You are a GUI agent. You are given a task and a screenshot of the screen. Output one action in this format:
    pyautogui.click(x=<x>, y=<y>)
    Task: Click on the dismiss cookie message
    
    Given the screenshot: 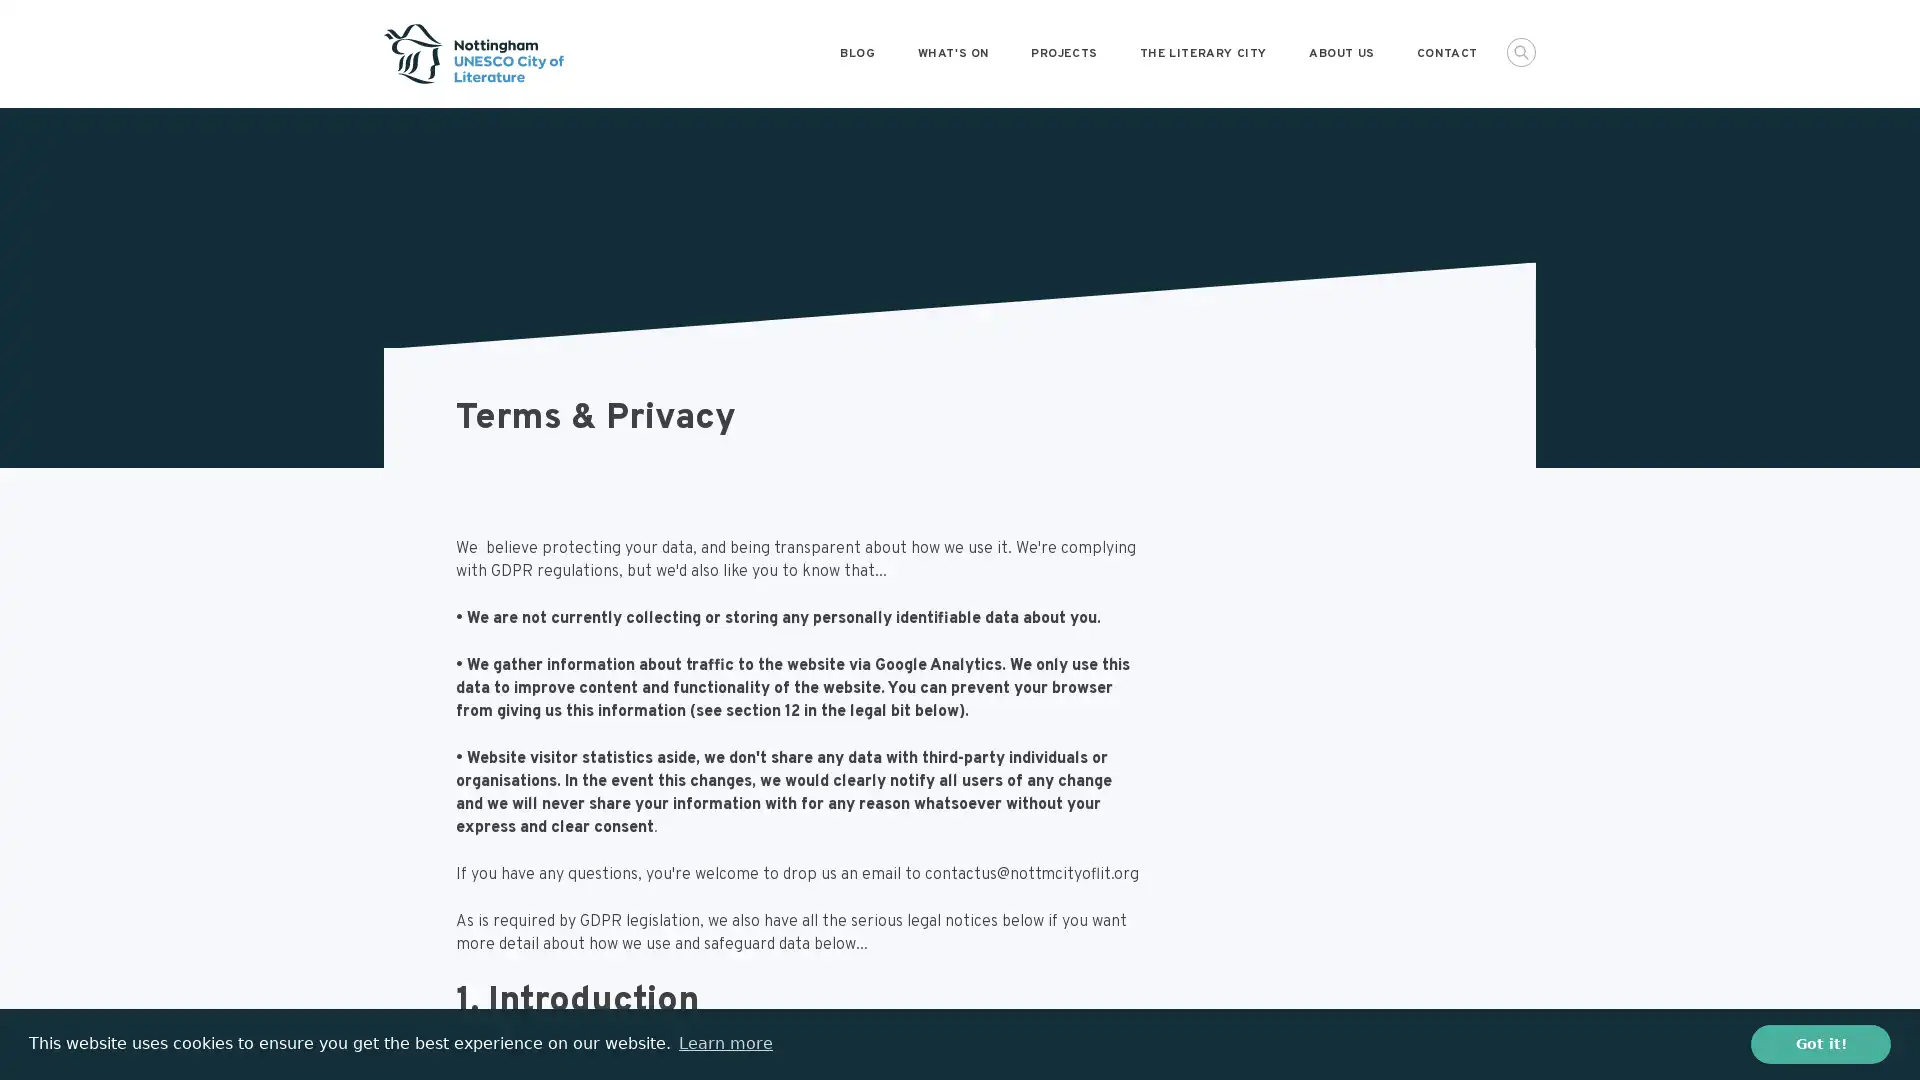 What is the action you would take?
    pyautogui.click(x=1820, y=1043)
    